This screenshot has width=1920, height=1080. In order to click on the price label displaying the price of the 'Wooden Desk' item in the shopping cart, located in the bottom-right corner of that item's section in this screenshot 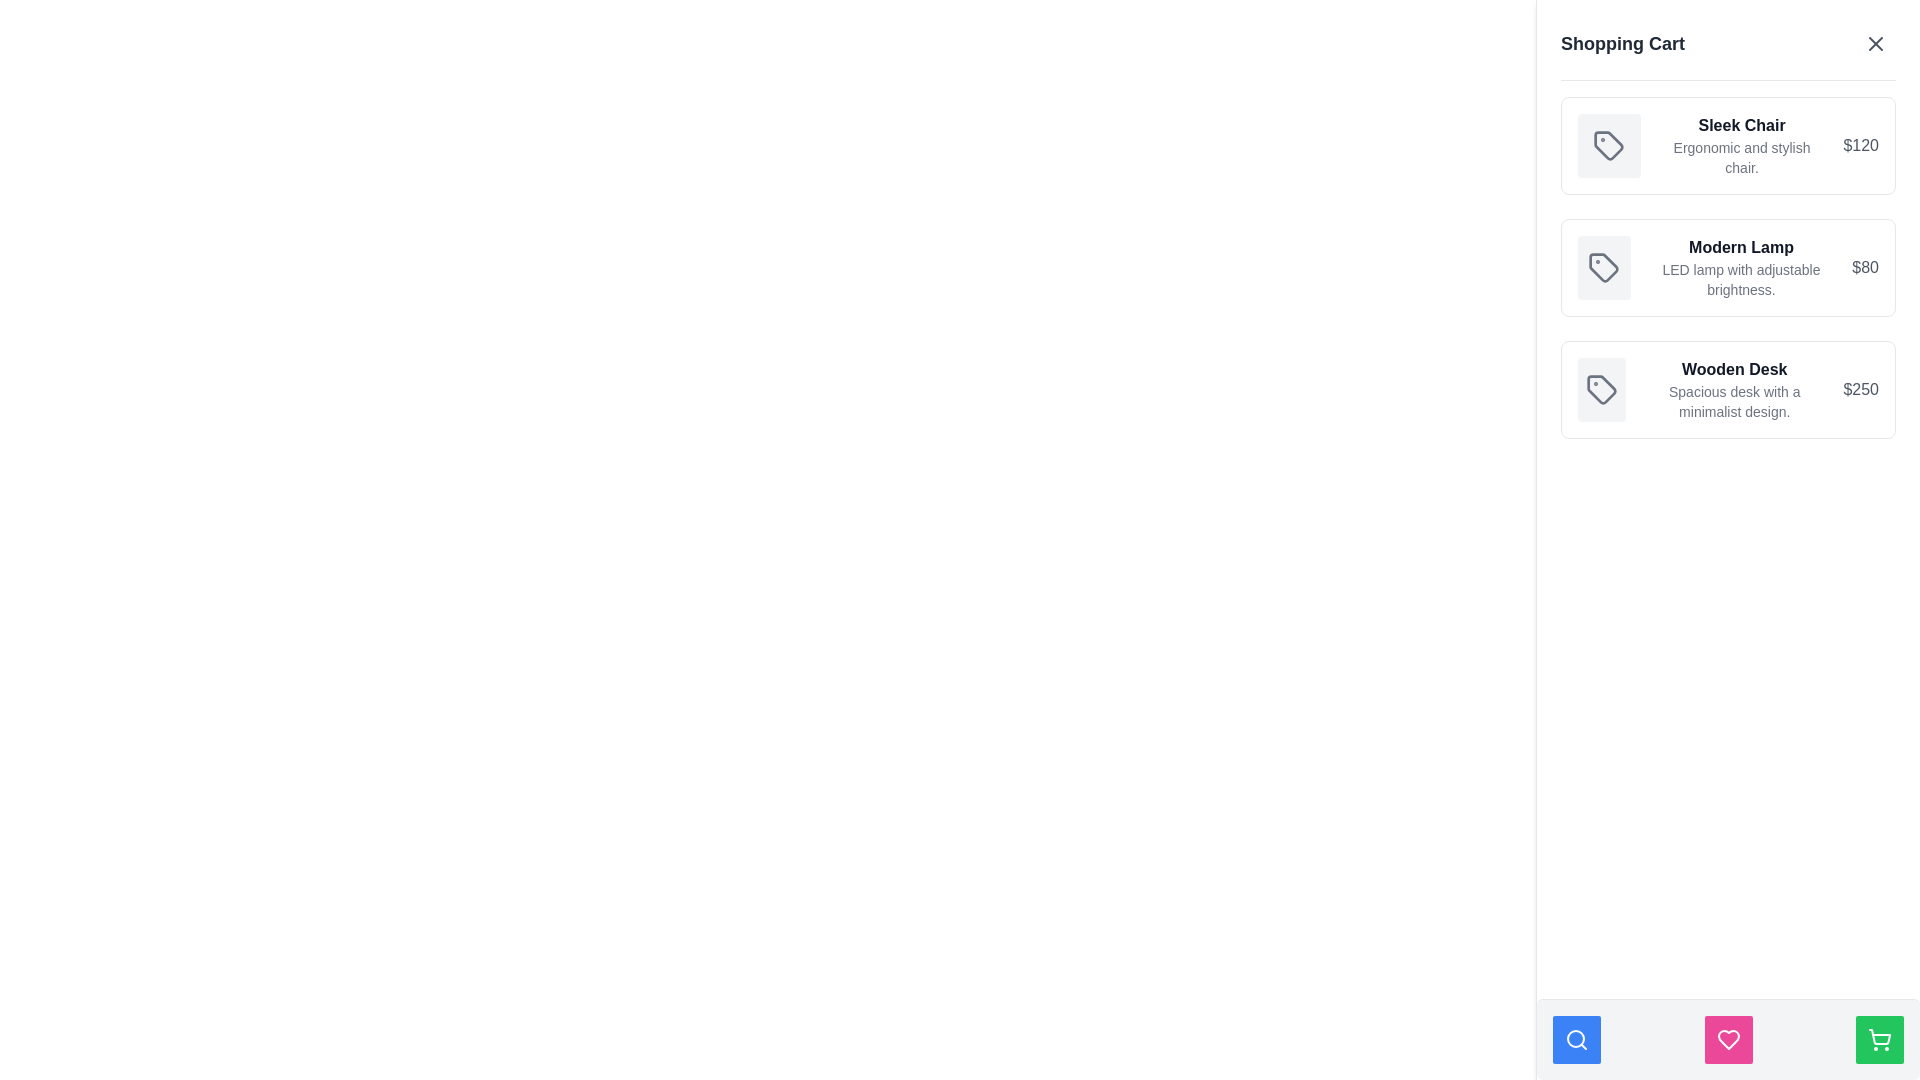, I will do `click(1860, 389)`.